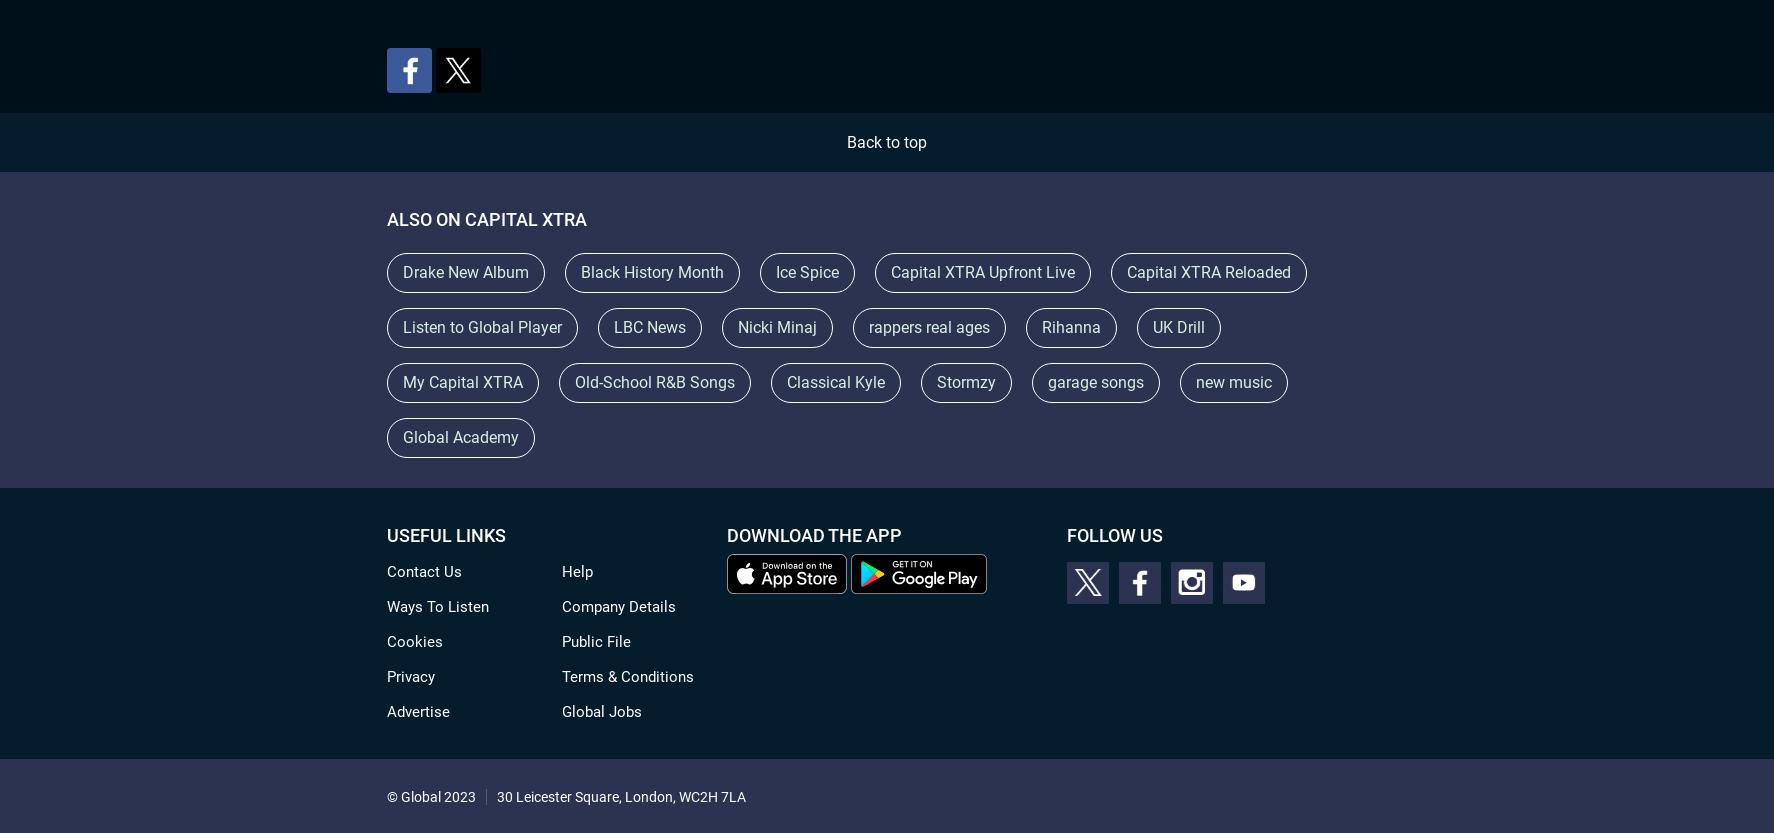 Image resolution: width=1774 pixels, height=833 pixels. What do you see at coordinates (1113, 535) in the screenshot?
I see `'Follow Us'` at bounding box center [1113, 535].